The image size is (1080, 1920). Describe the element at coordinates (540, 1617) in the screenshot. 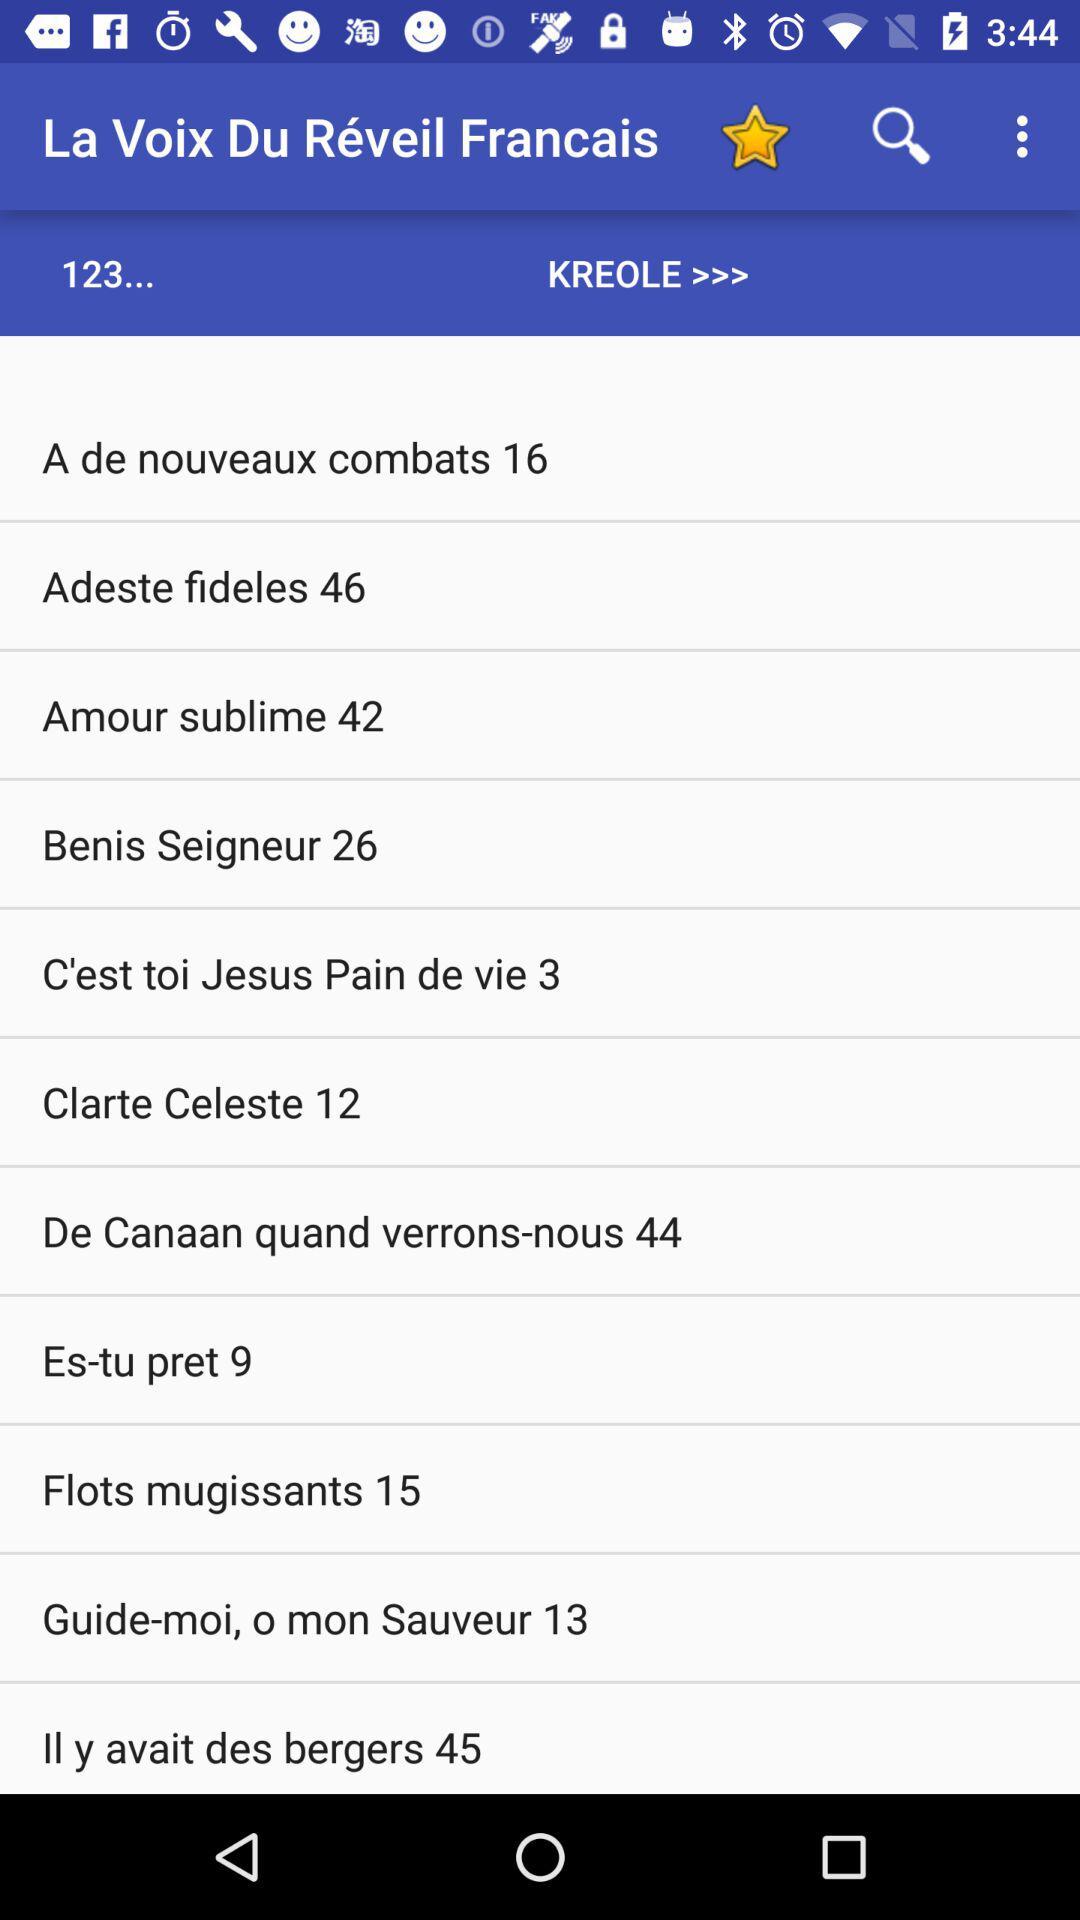

I see `the item above the il y avait item` at that location.